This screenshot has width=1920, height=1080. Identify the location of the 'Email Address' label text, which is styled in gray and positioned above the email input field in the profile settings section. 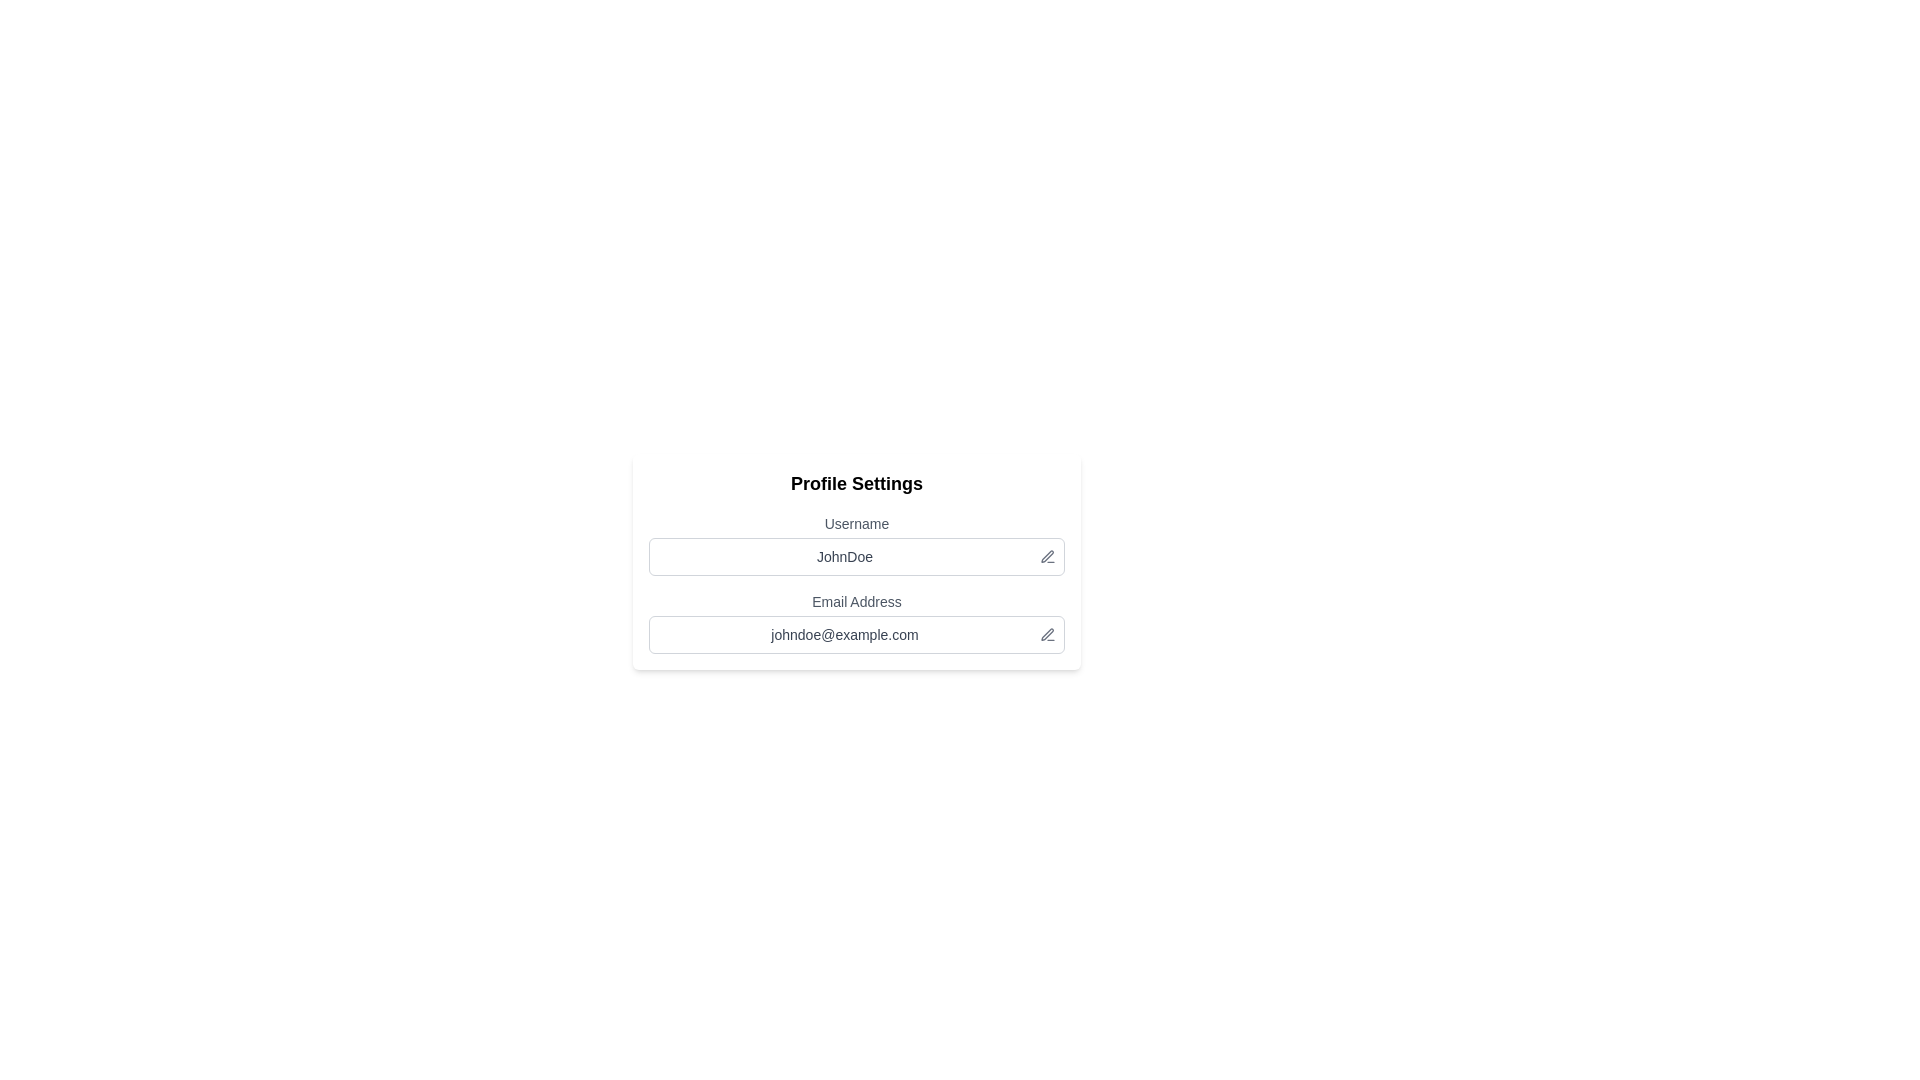
(857, 600).